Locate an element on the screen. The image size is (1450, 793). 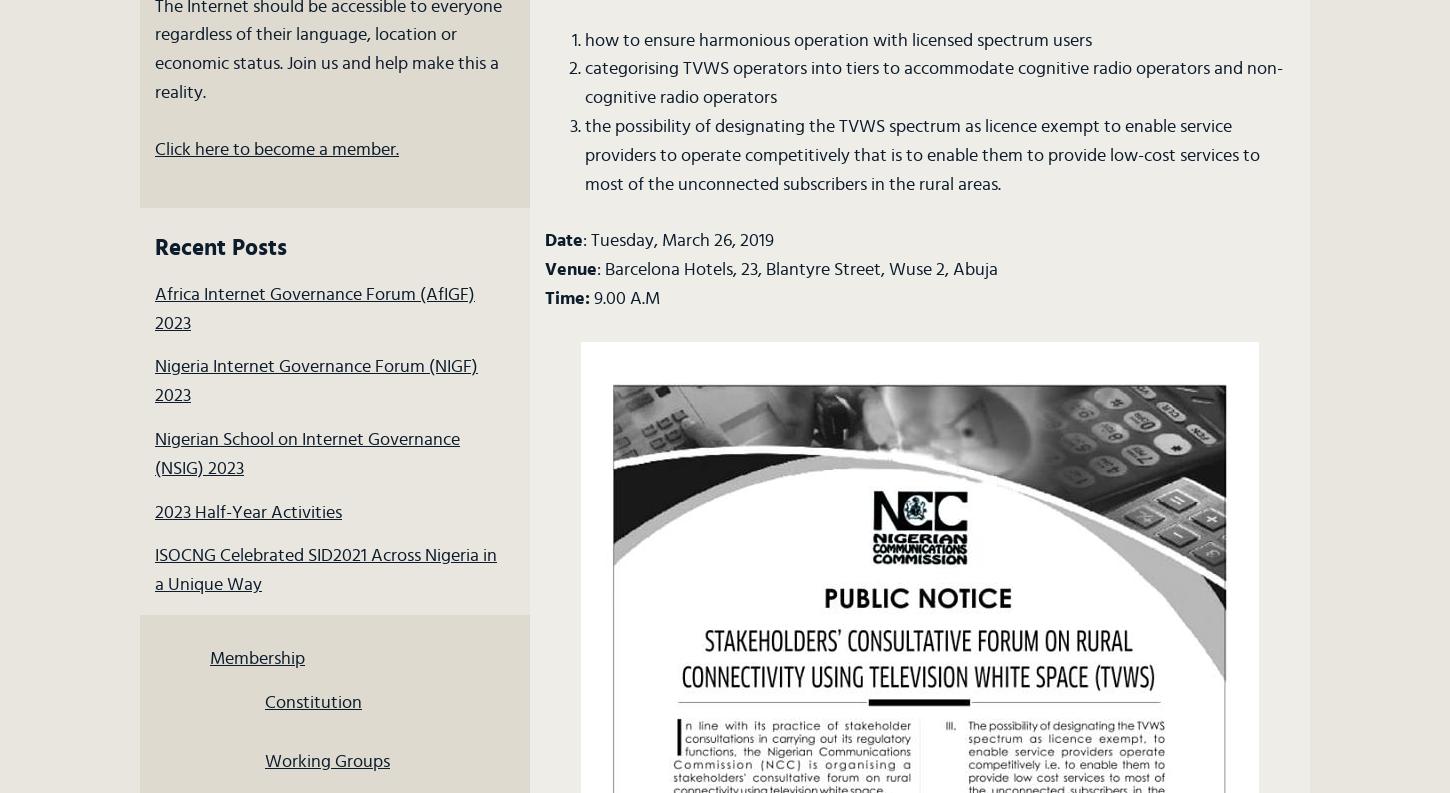
'categorising TVWS operators into tiers to accommodate cognitive radio operators and non-cognitive radio operators' is located at coordinates (931, 83).